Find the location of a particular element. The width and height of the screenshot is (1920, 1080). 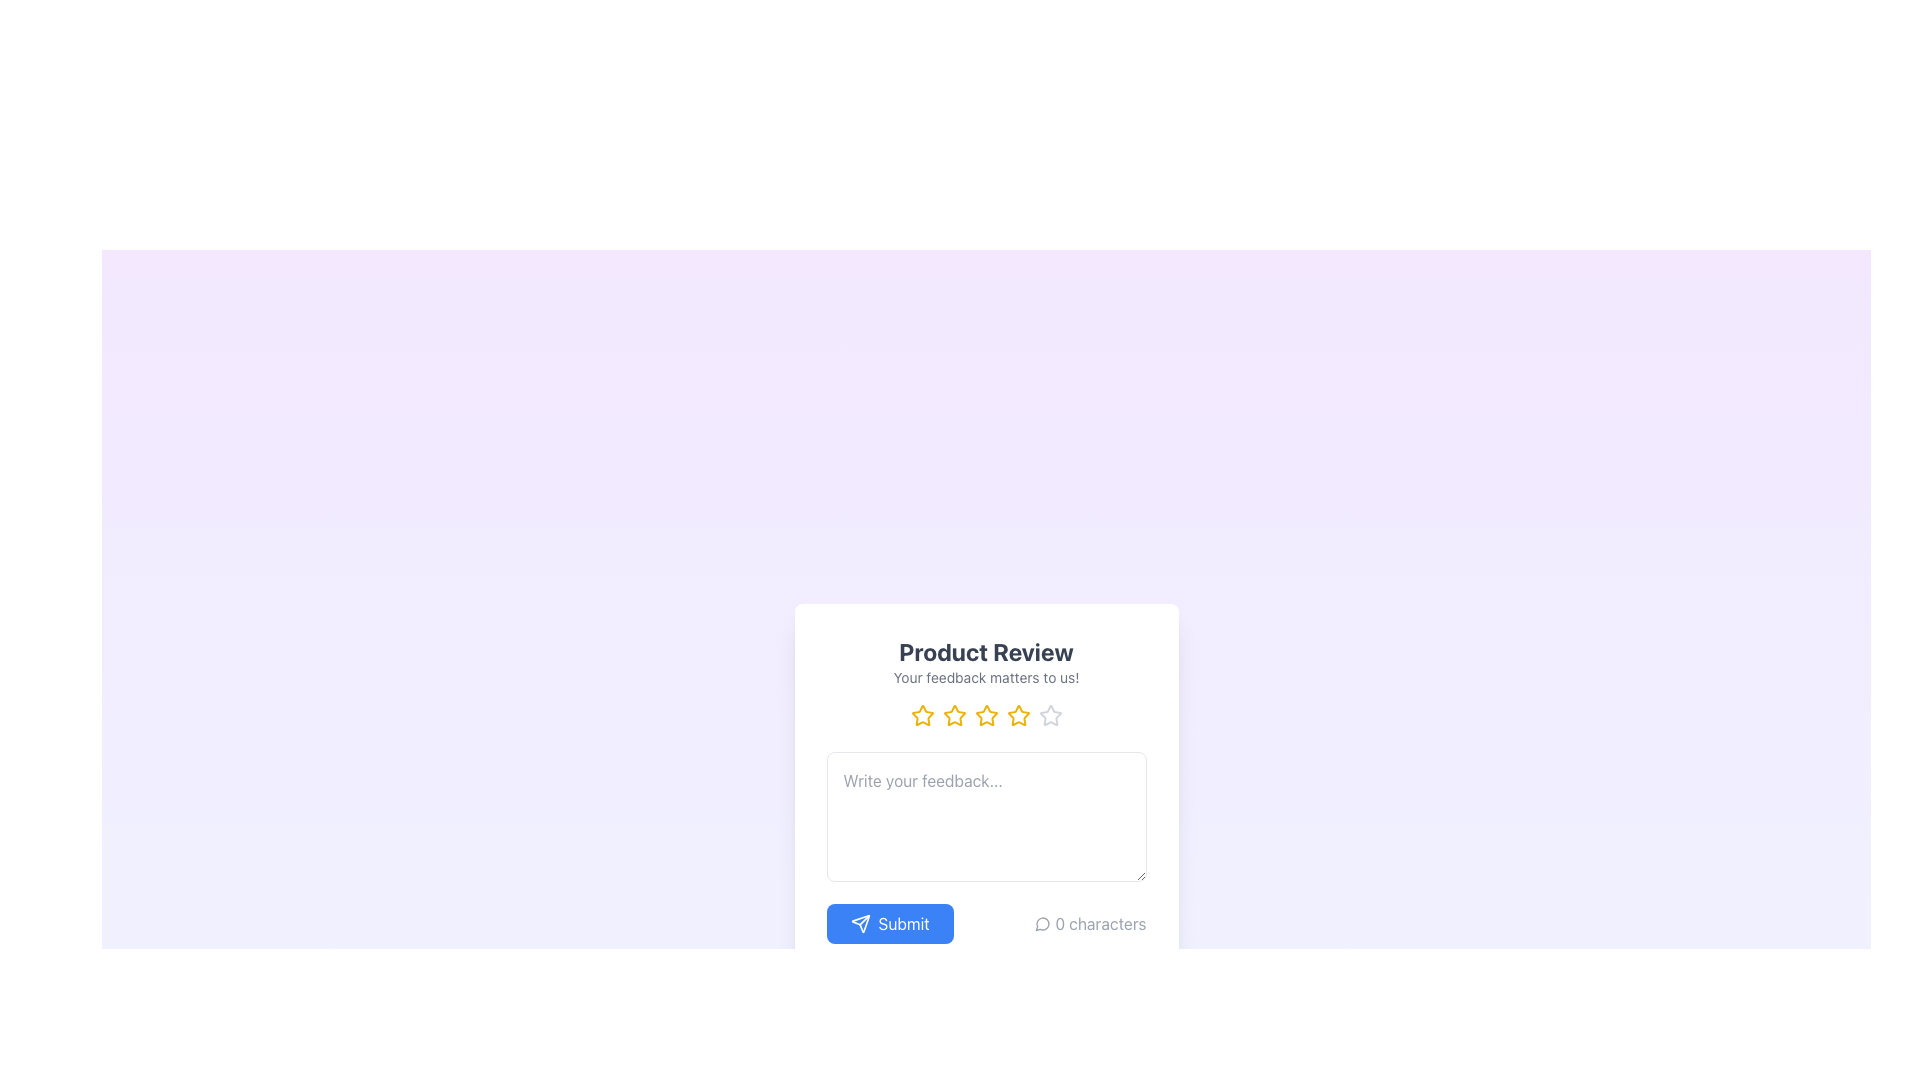

the fifth gray star icon in the rating row is located at coordinates (1049, 715).